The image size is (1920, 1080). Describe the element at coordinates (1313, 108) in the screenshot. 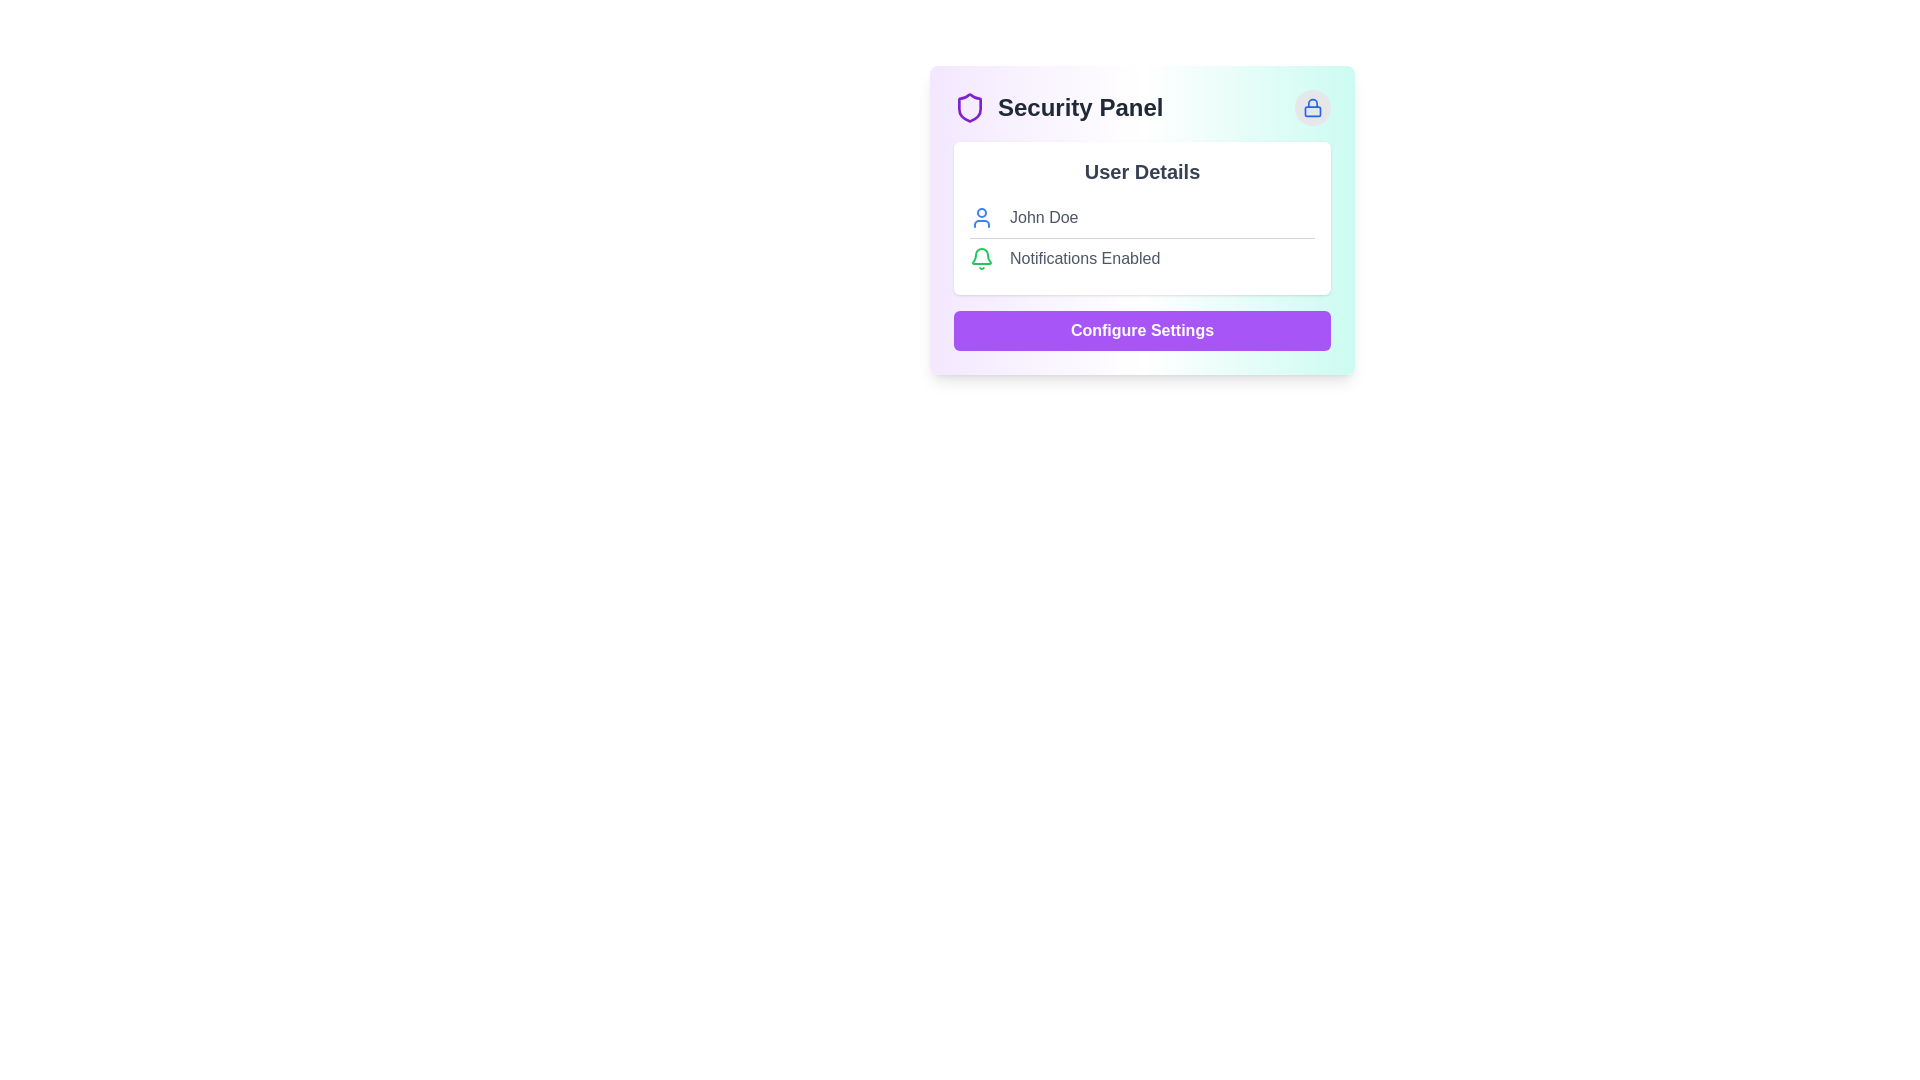

I see `the lock icon located at the top-right corner of the 'Security Panel'` at that location.